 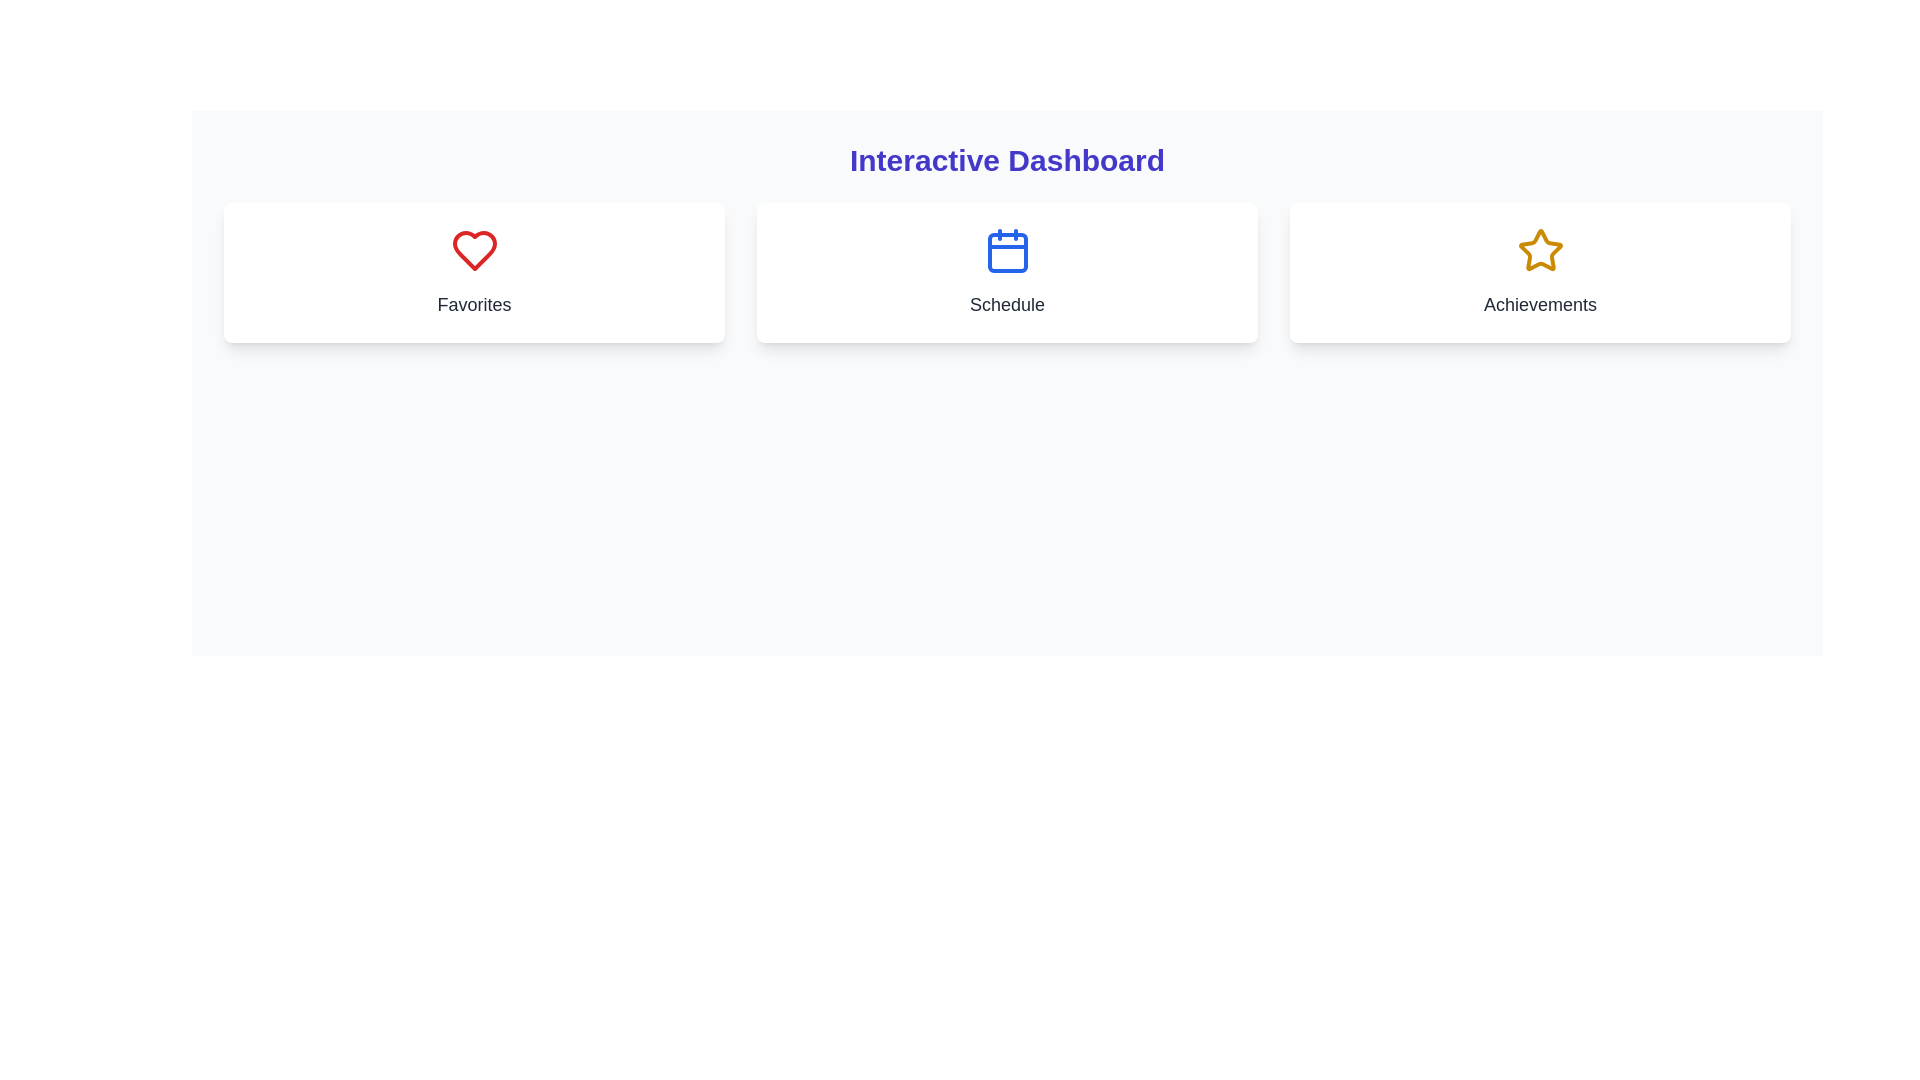 I want to click on the 'Favorites' card component, which is the first card in a row of three, so click(x=473, y=273).